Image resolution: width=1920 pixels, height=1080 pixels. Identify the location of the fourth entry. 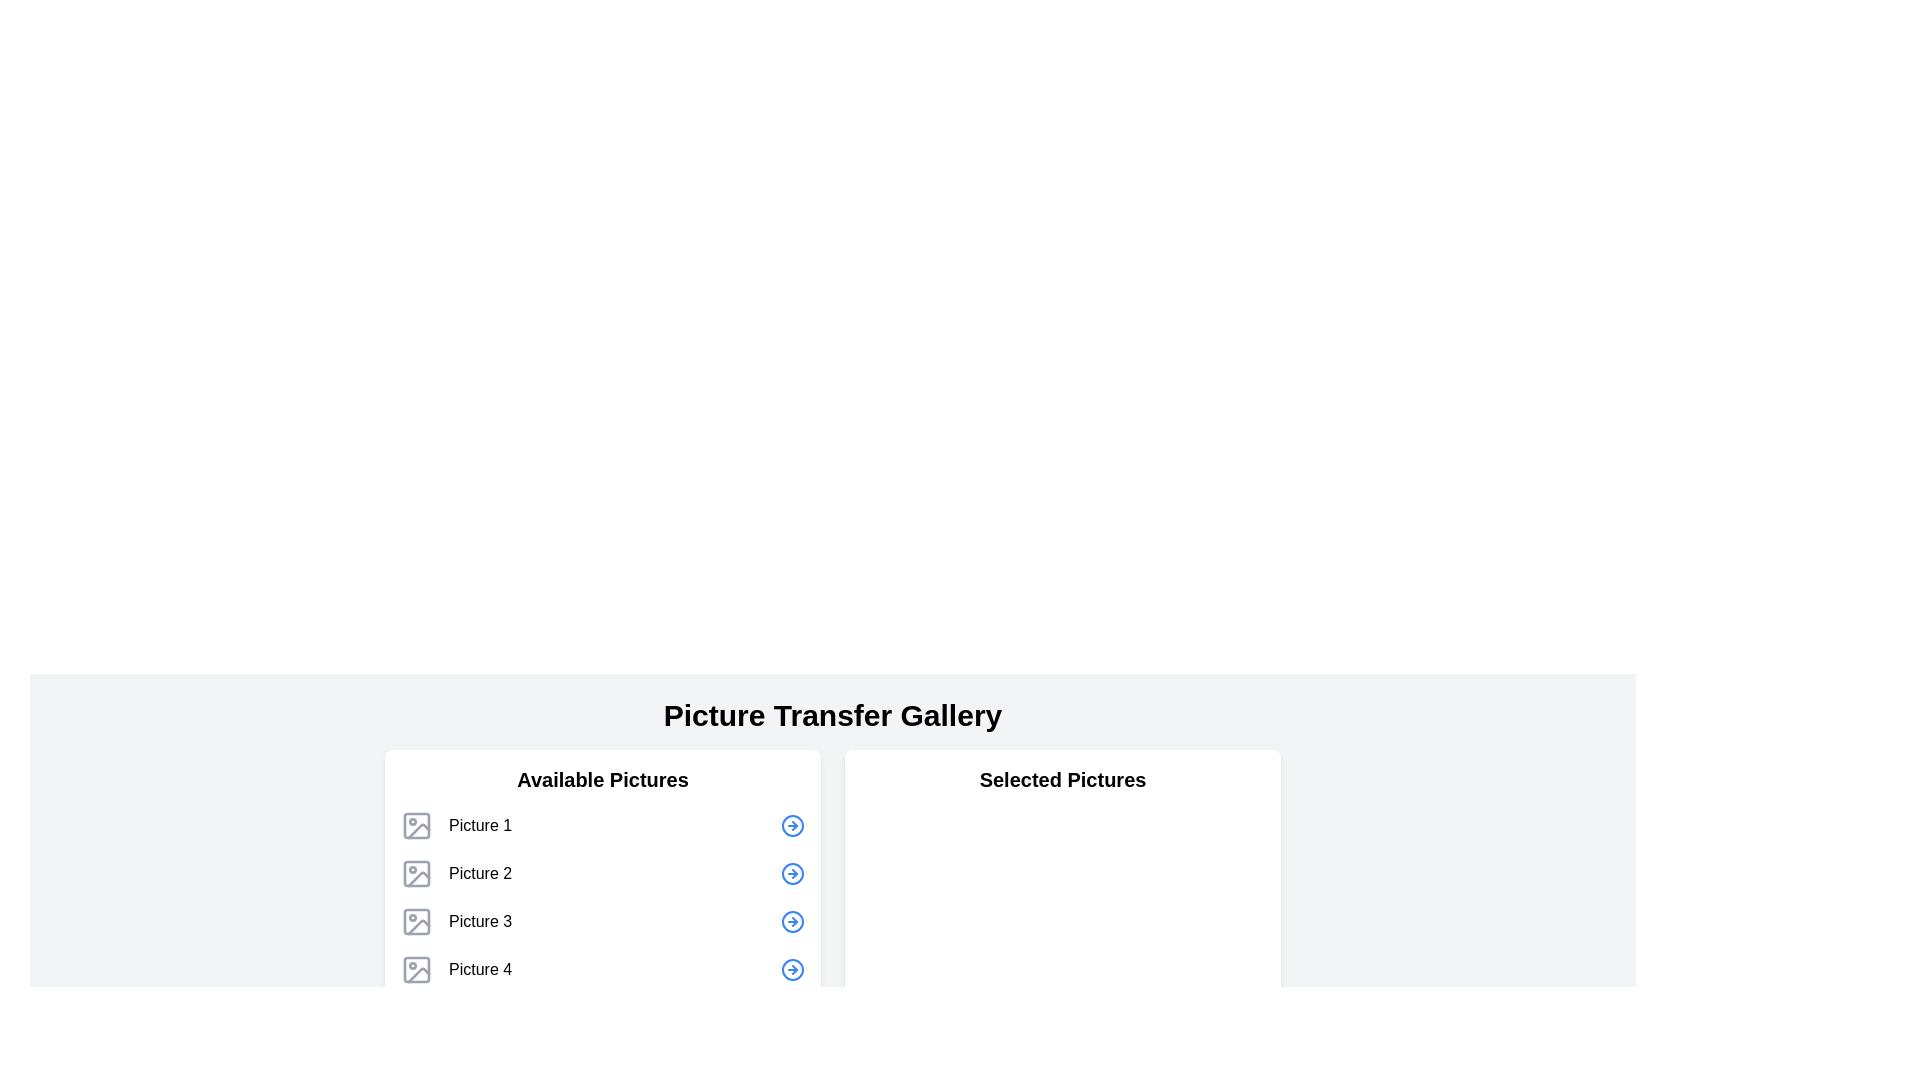
(455, 968).